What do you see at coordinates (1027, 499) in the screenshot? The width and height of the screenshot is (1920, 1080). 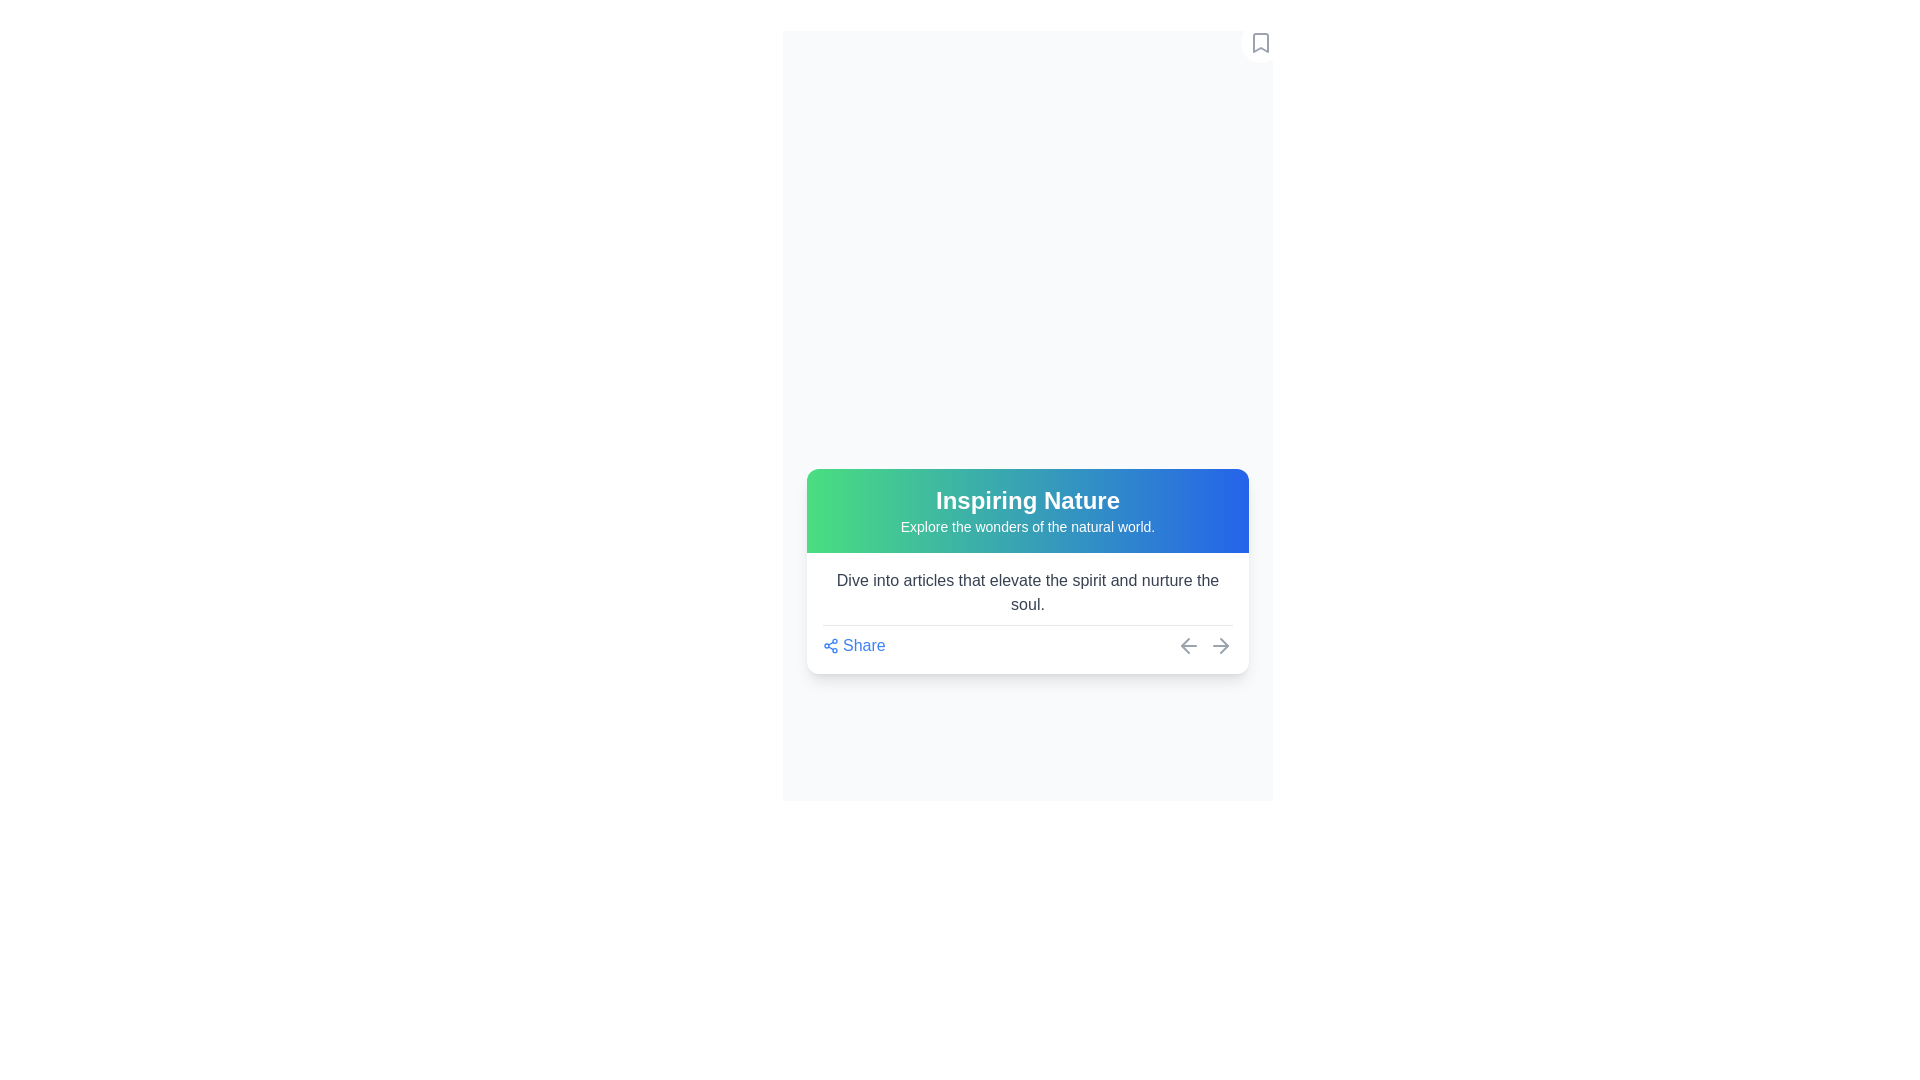 I see `the bold text header reading 'Inspiring Nature' which is styled with a larger font size and bright white color, located at the top and centered inside a gradient-filled card transitioning from green to blue` at bounding box center [1027, 499].